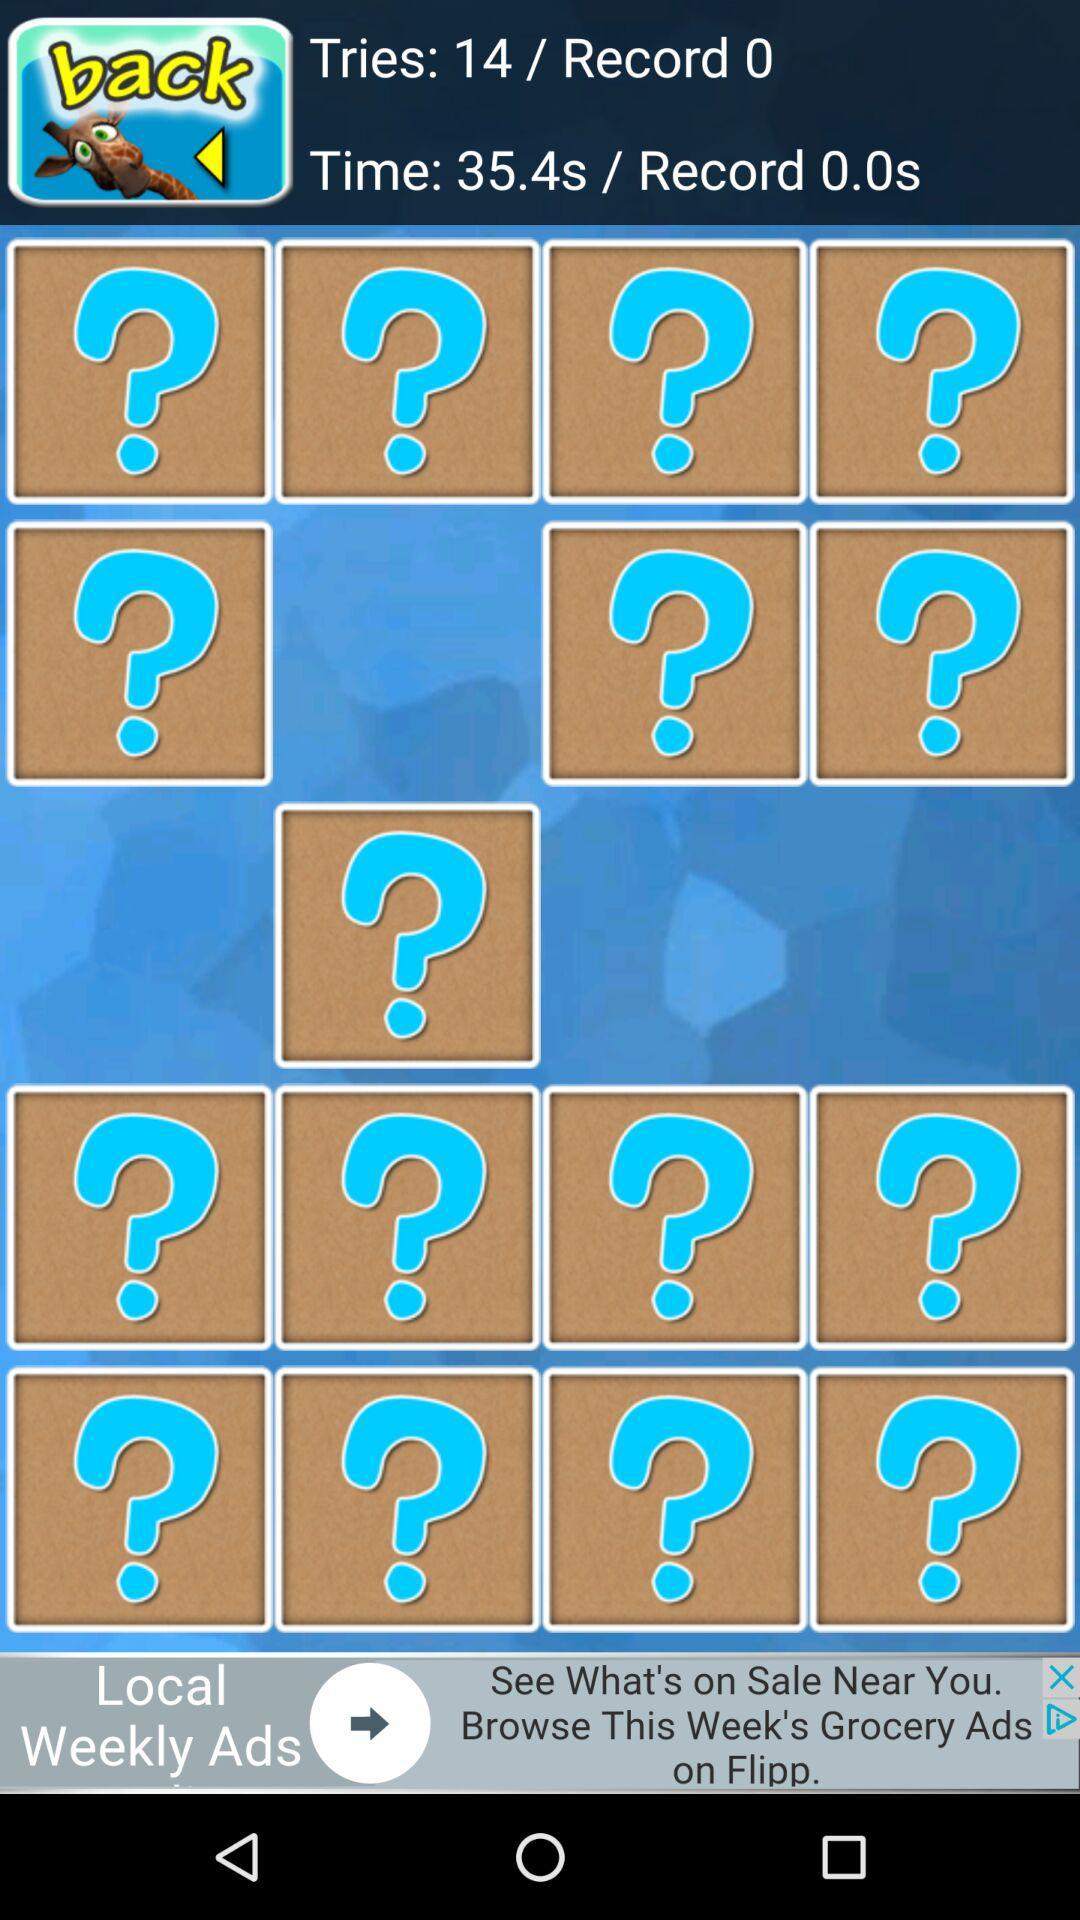 This screenshot has width=1080, height=1920. Describe the element at coordinates (540, 1722) in the screenshot. I see `see grocery advertisements near you` at that location.